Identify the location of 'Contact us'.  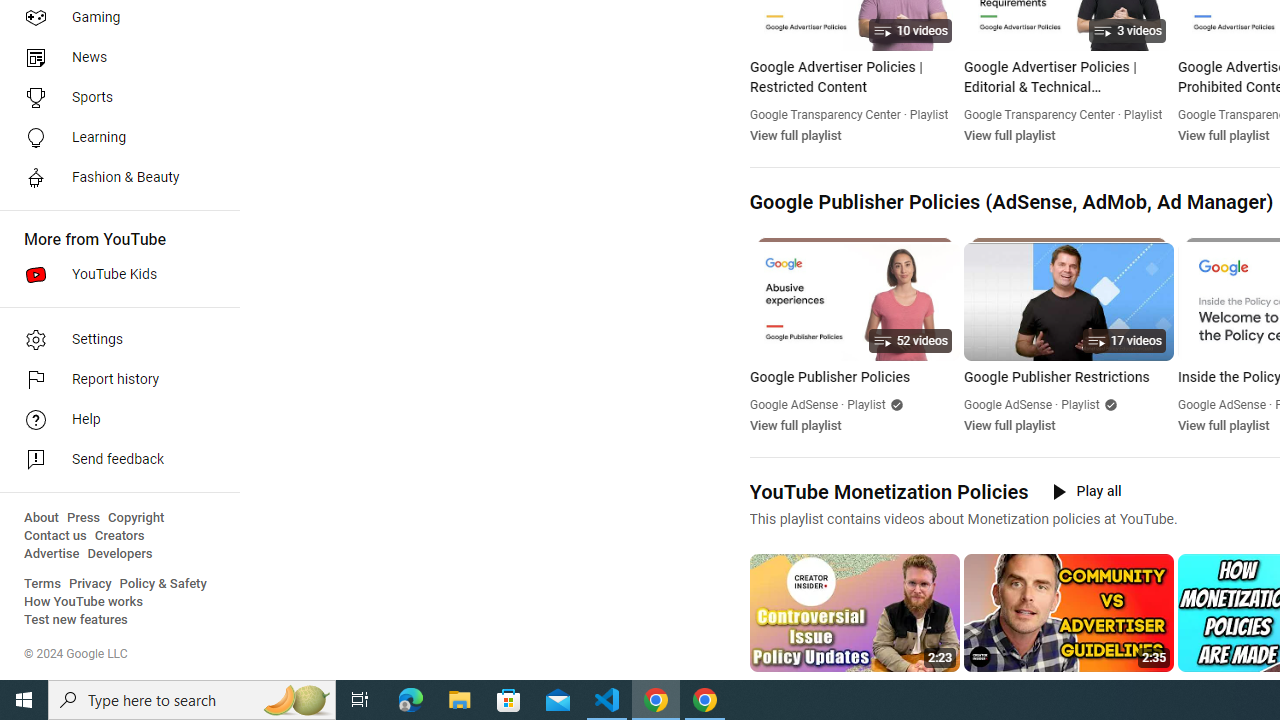
(55, 535).